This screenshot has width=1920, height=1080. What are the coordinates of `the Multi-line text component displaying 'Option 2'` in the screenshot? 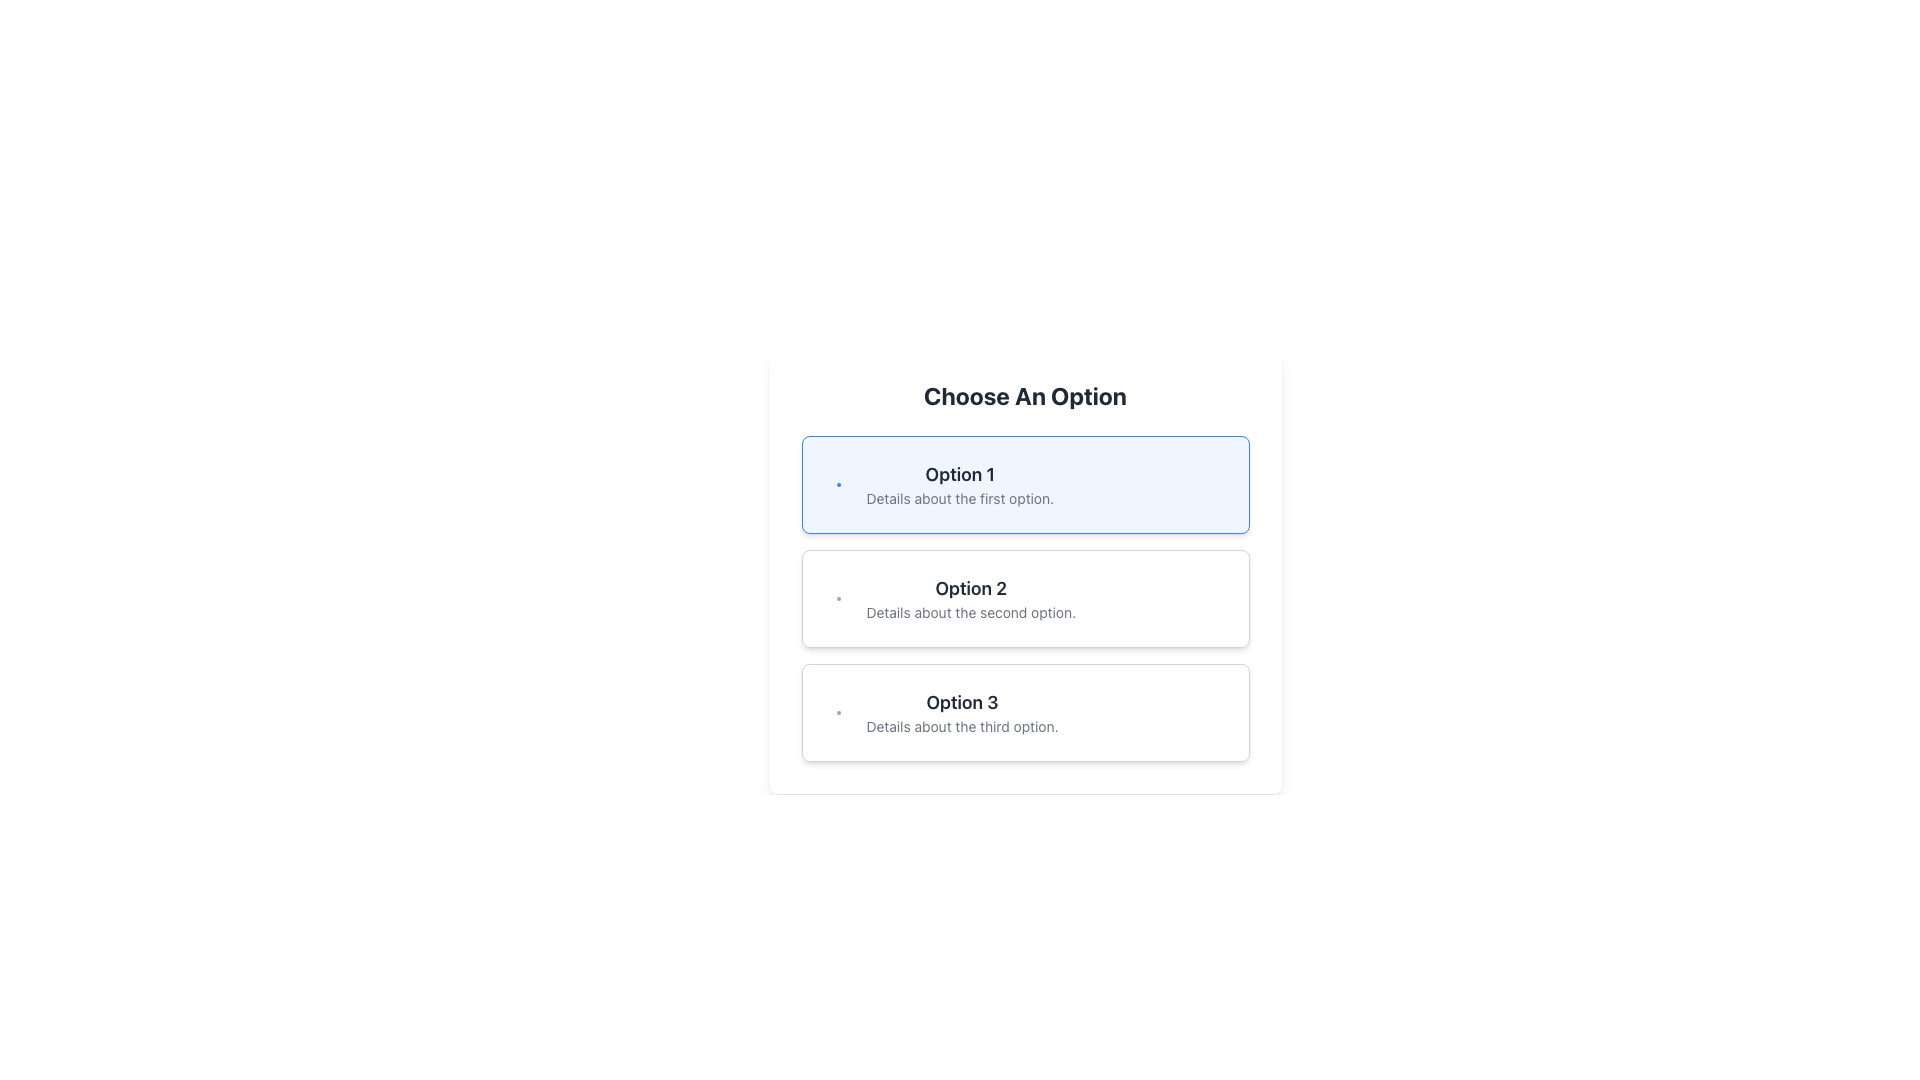 It's located at (971, 597).